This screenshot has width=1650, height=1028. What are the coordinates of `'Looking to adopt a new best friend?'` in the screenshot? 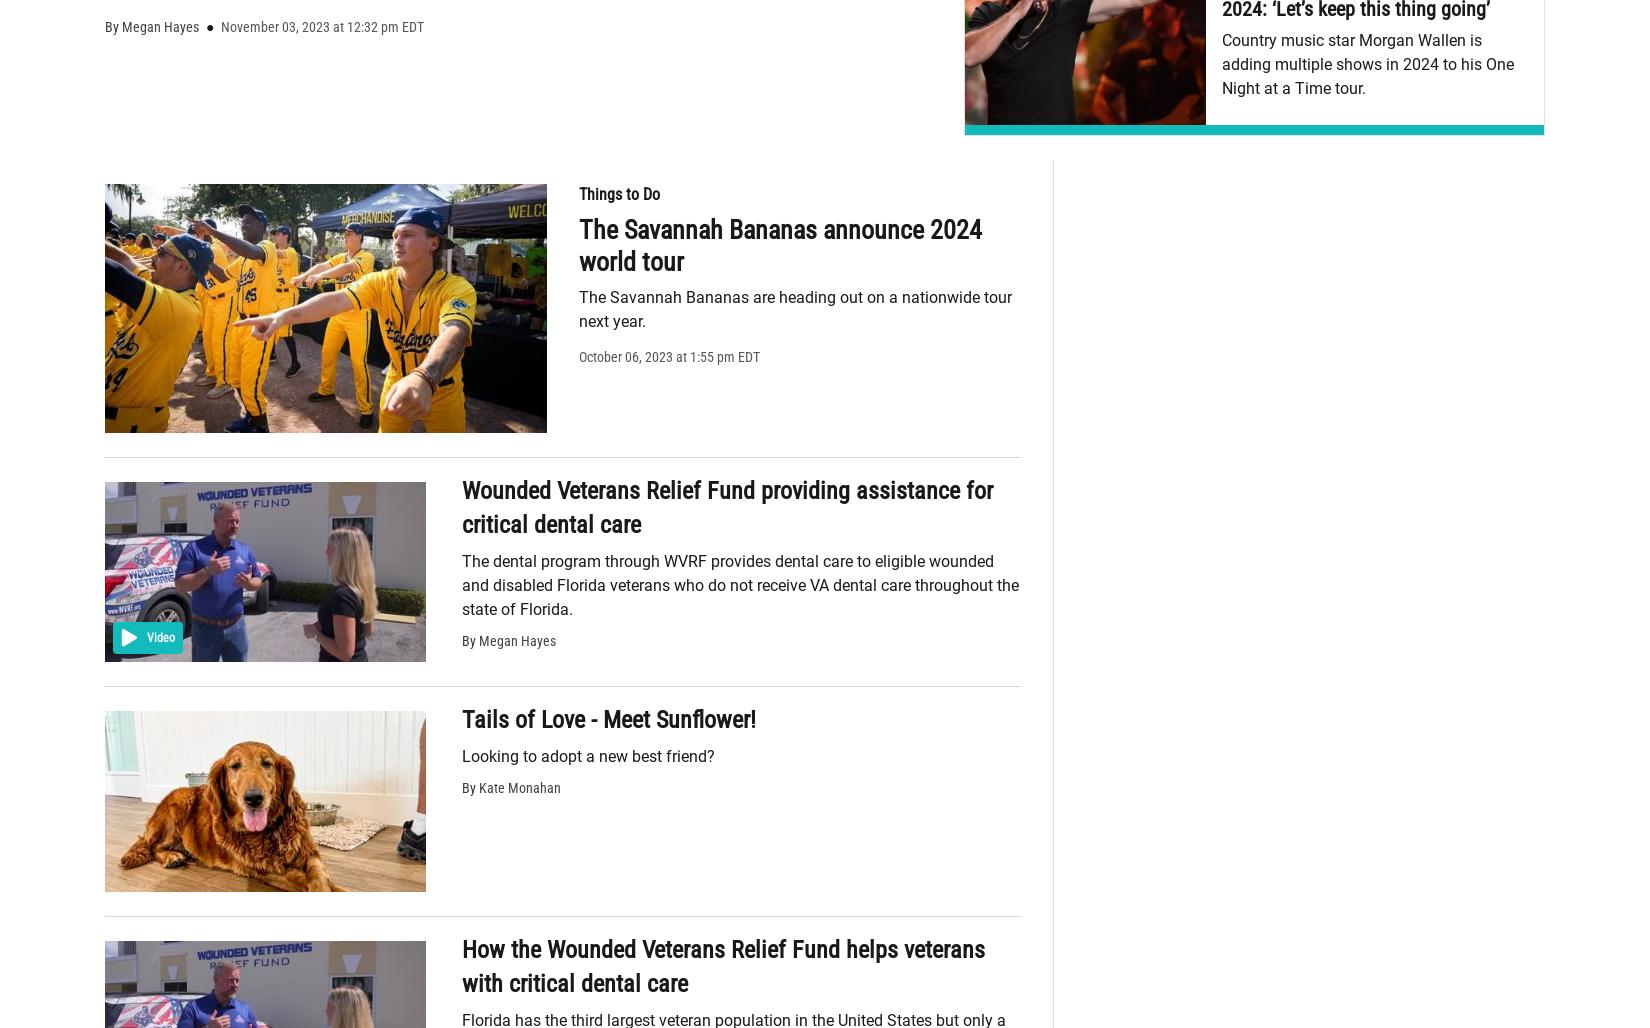 It's located at (587, 755).